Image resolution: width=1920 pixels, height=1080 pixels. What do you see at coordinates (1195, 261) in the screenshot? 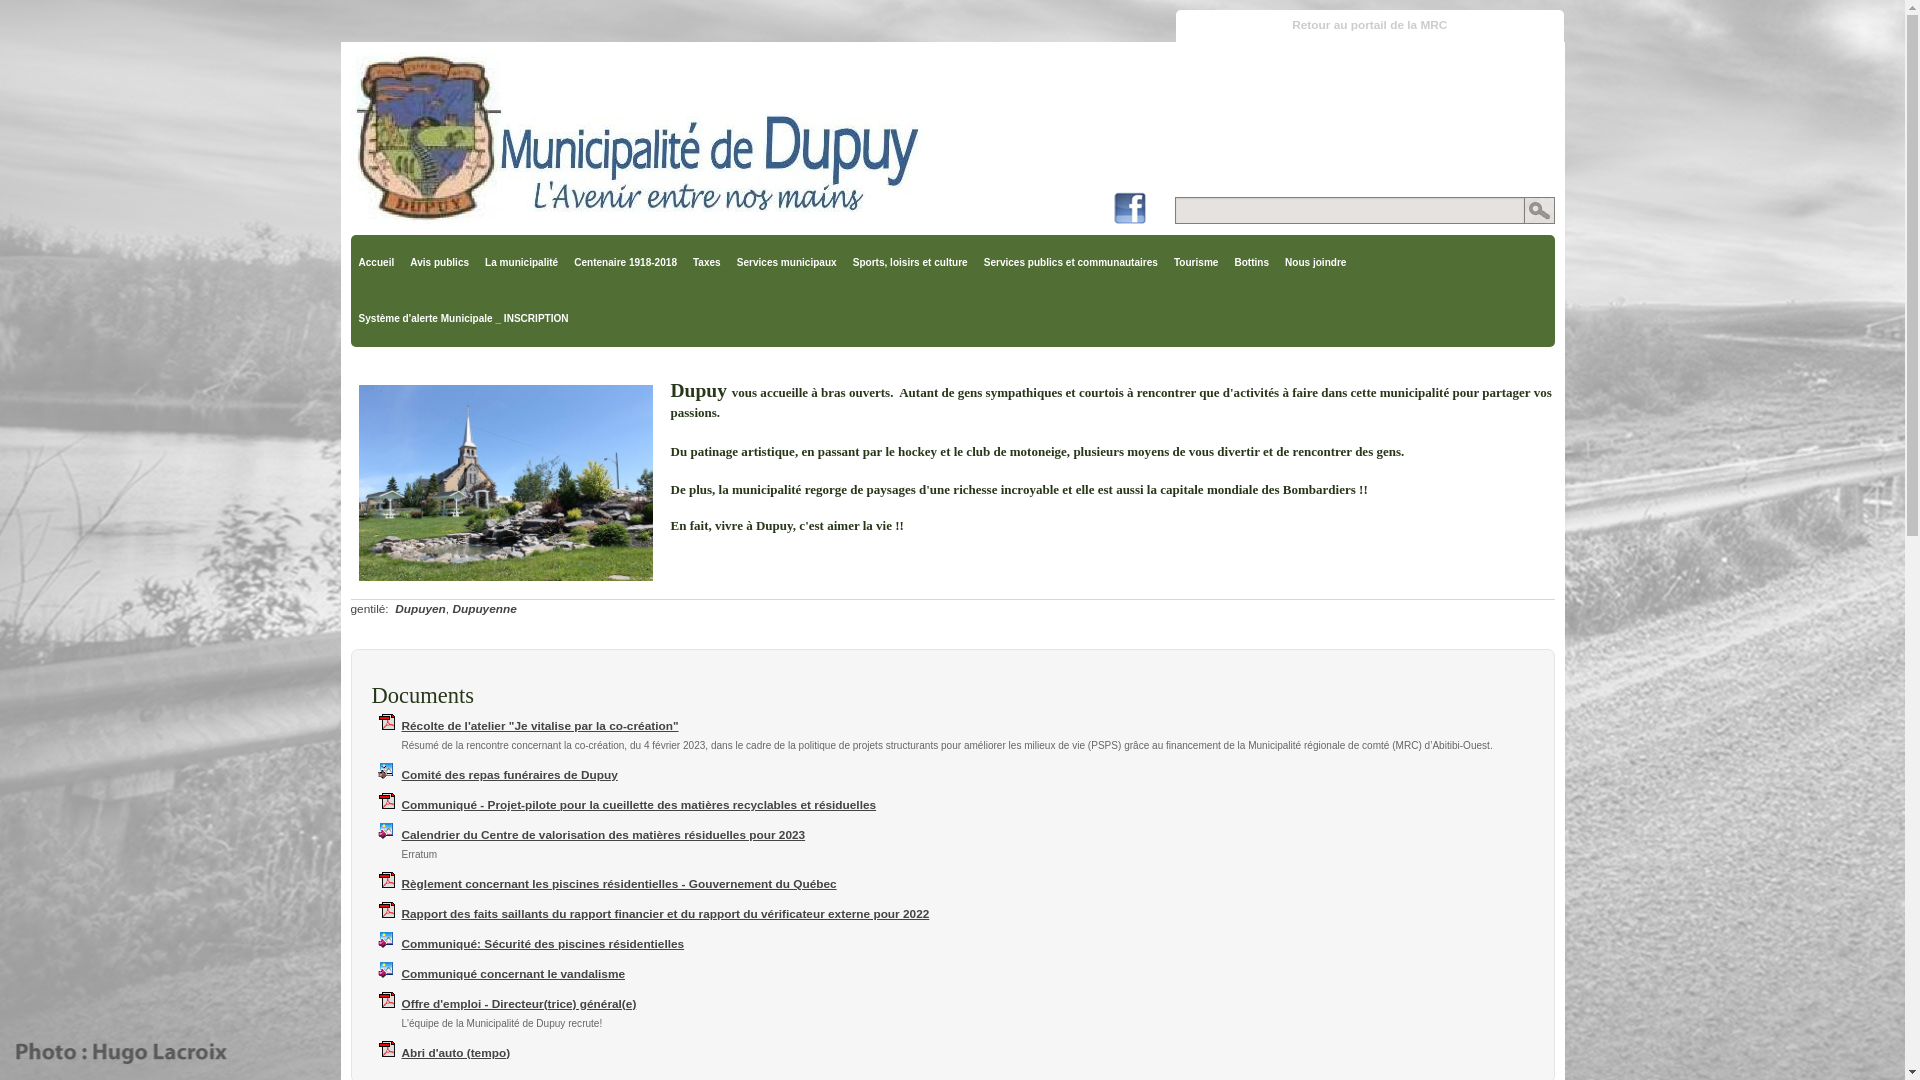
I see `'Tourisme'` at bounding box center [1195, 261].